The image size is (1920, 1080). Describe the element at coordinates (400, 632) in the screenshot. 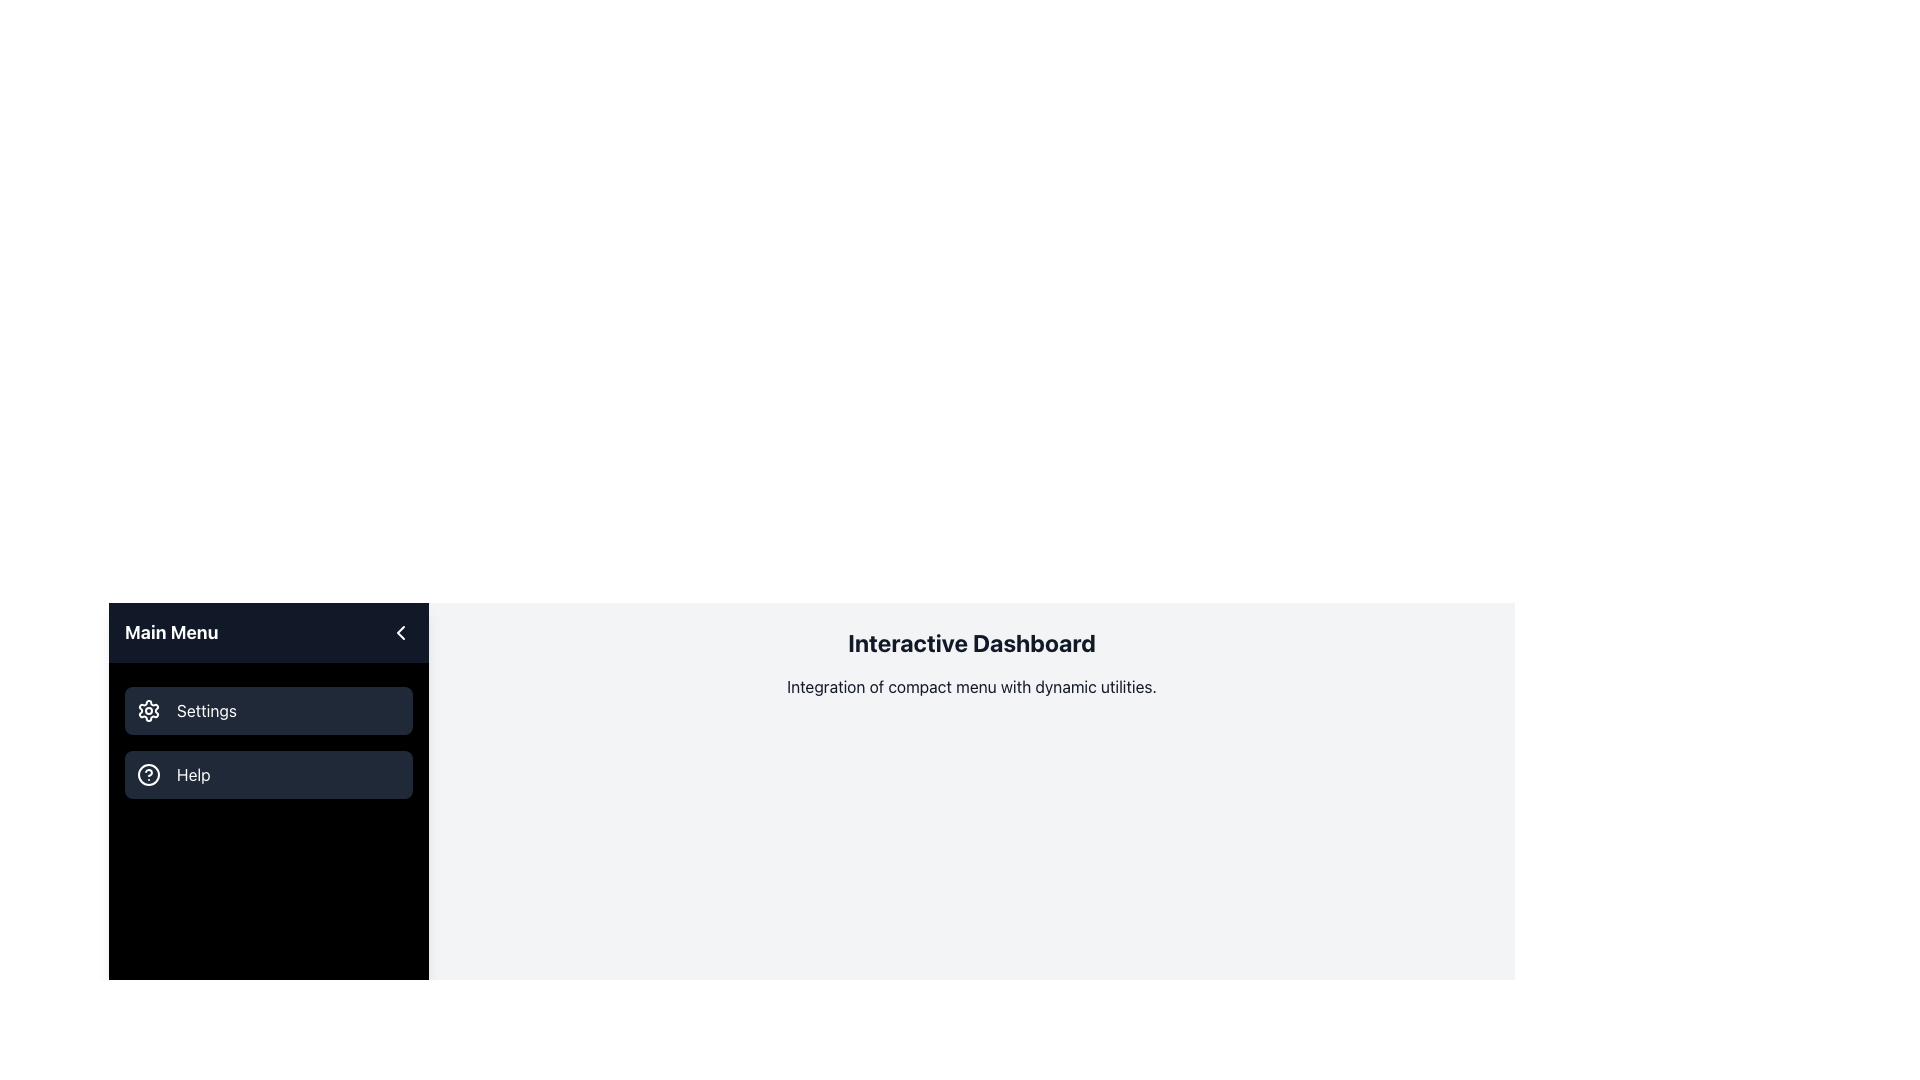

I see `the back/collapse button located at the top-right corner of the 'Main Menu' header` at that location.